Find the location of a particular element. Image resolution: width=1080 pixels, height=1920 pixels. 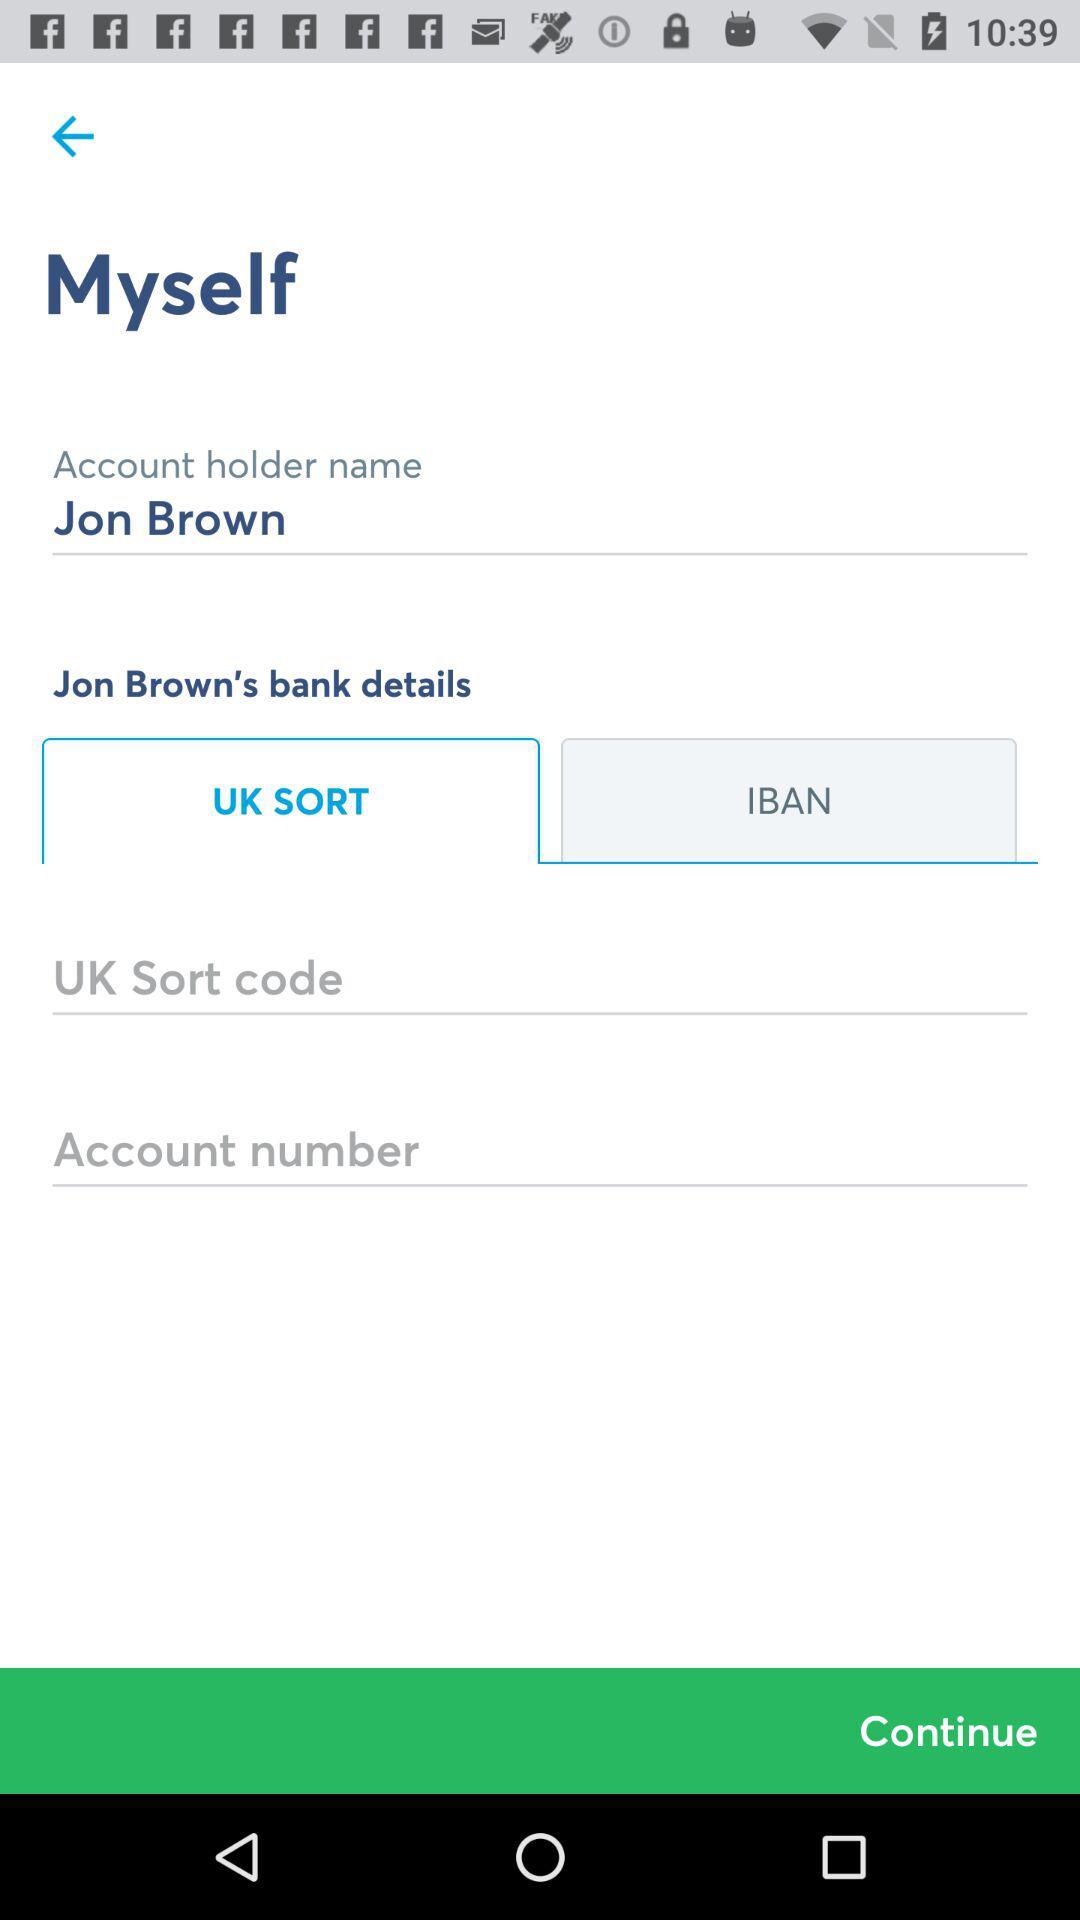

the iban item is located at coordinates (788, 801).